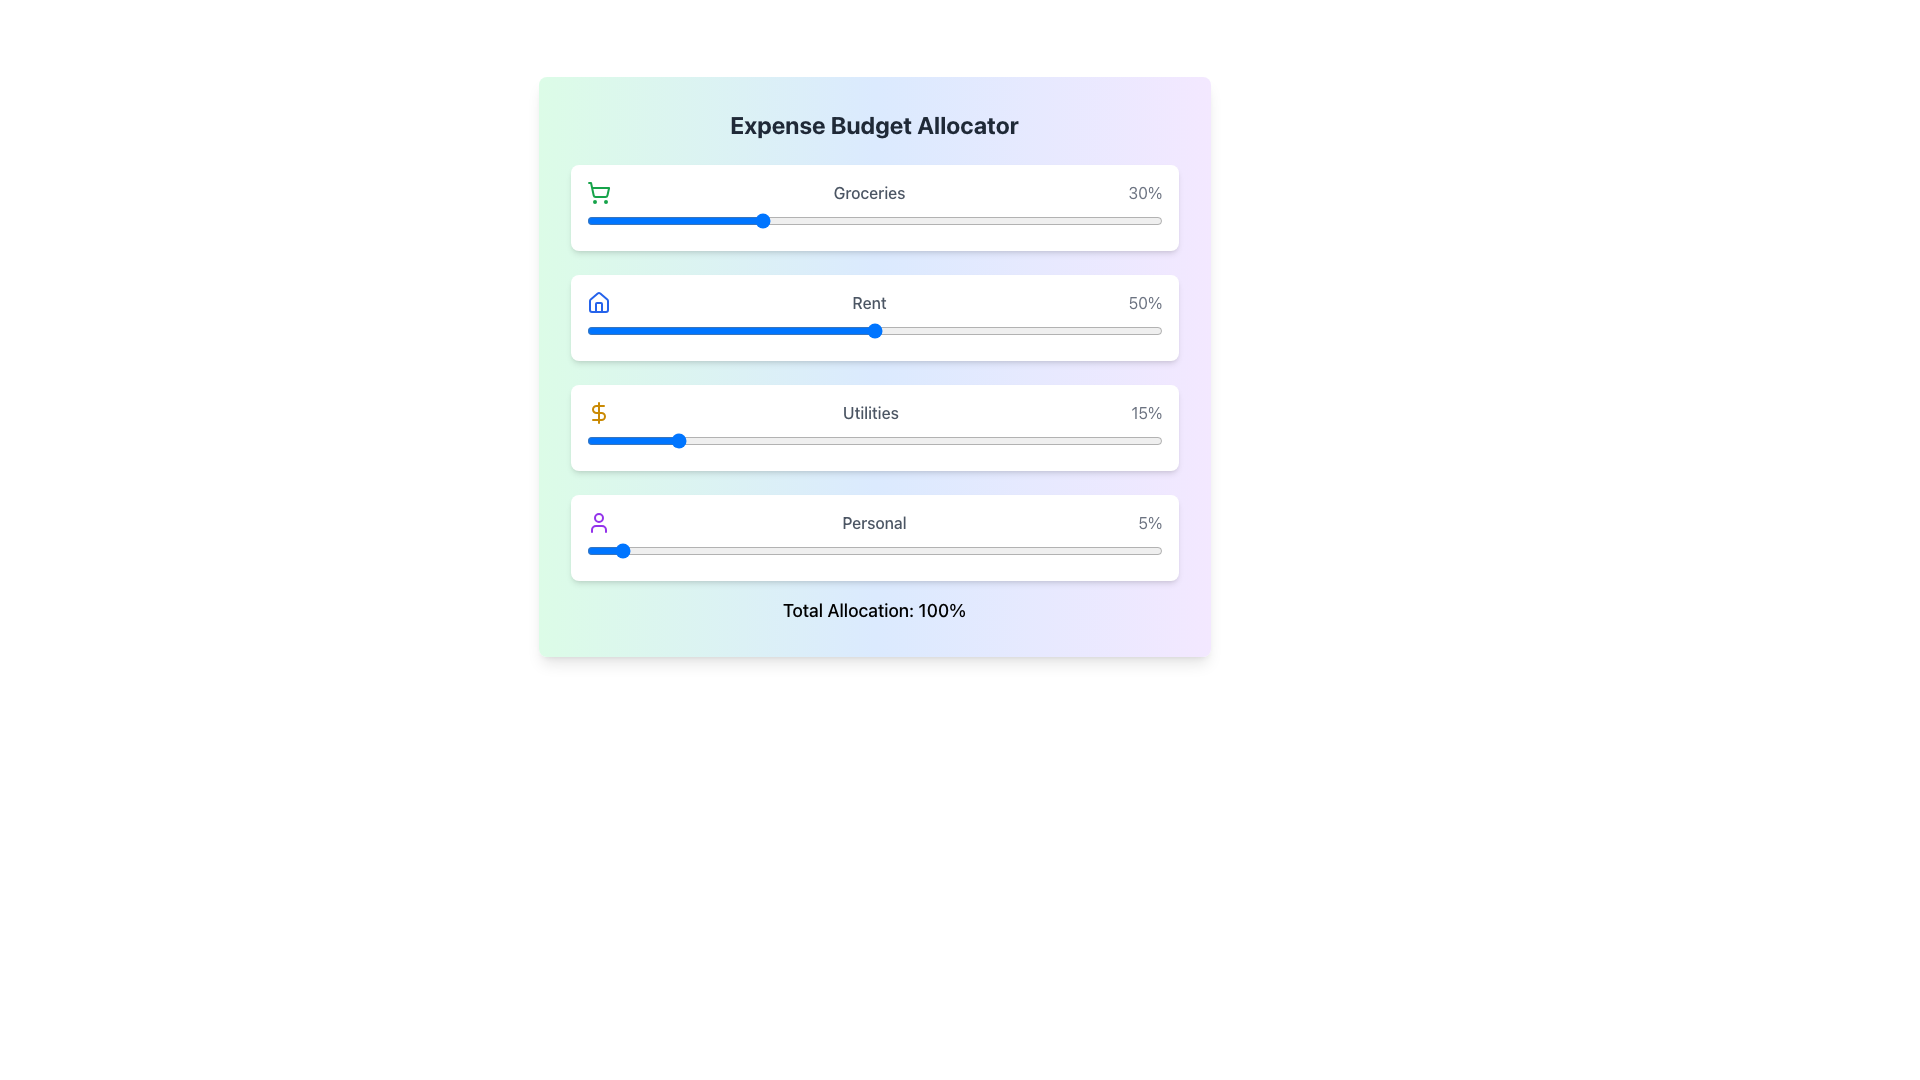 This screenshot has width=1920, height=1080. I want to click on the Utilities slider, so click(863, 439).